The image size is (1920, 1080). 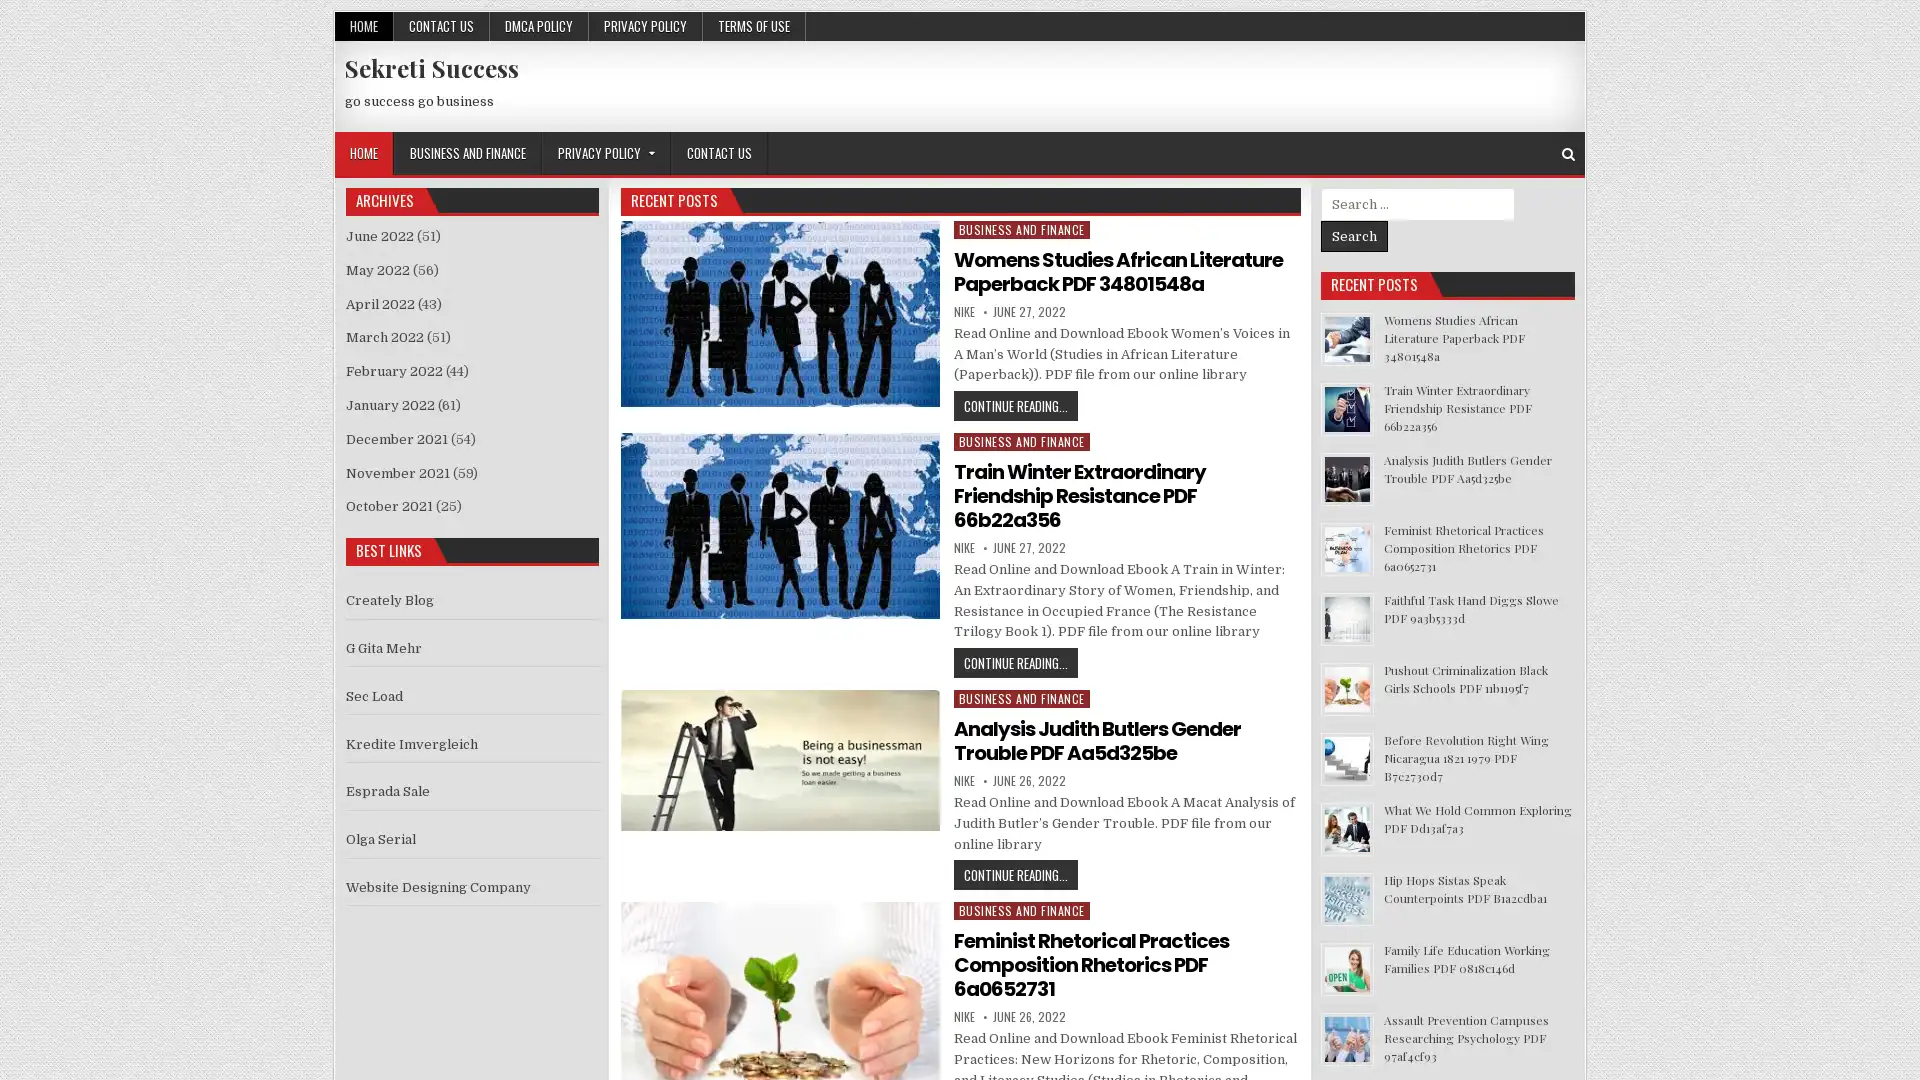 I want to click on Search, so click(x=1354, y=235).